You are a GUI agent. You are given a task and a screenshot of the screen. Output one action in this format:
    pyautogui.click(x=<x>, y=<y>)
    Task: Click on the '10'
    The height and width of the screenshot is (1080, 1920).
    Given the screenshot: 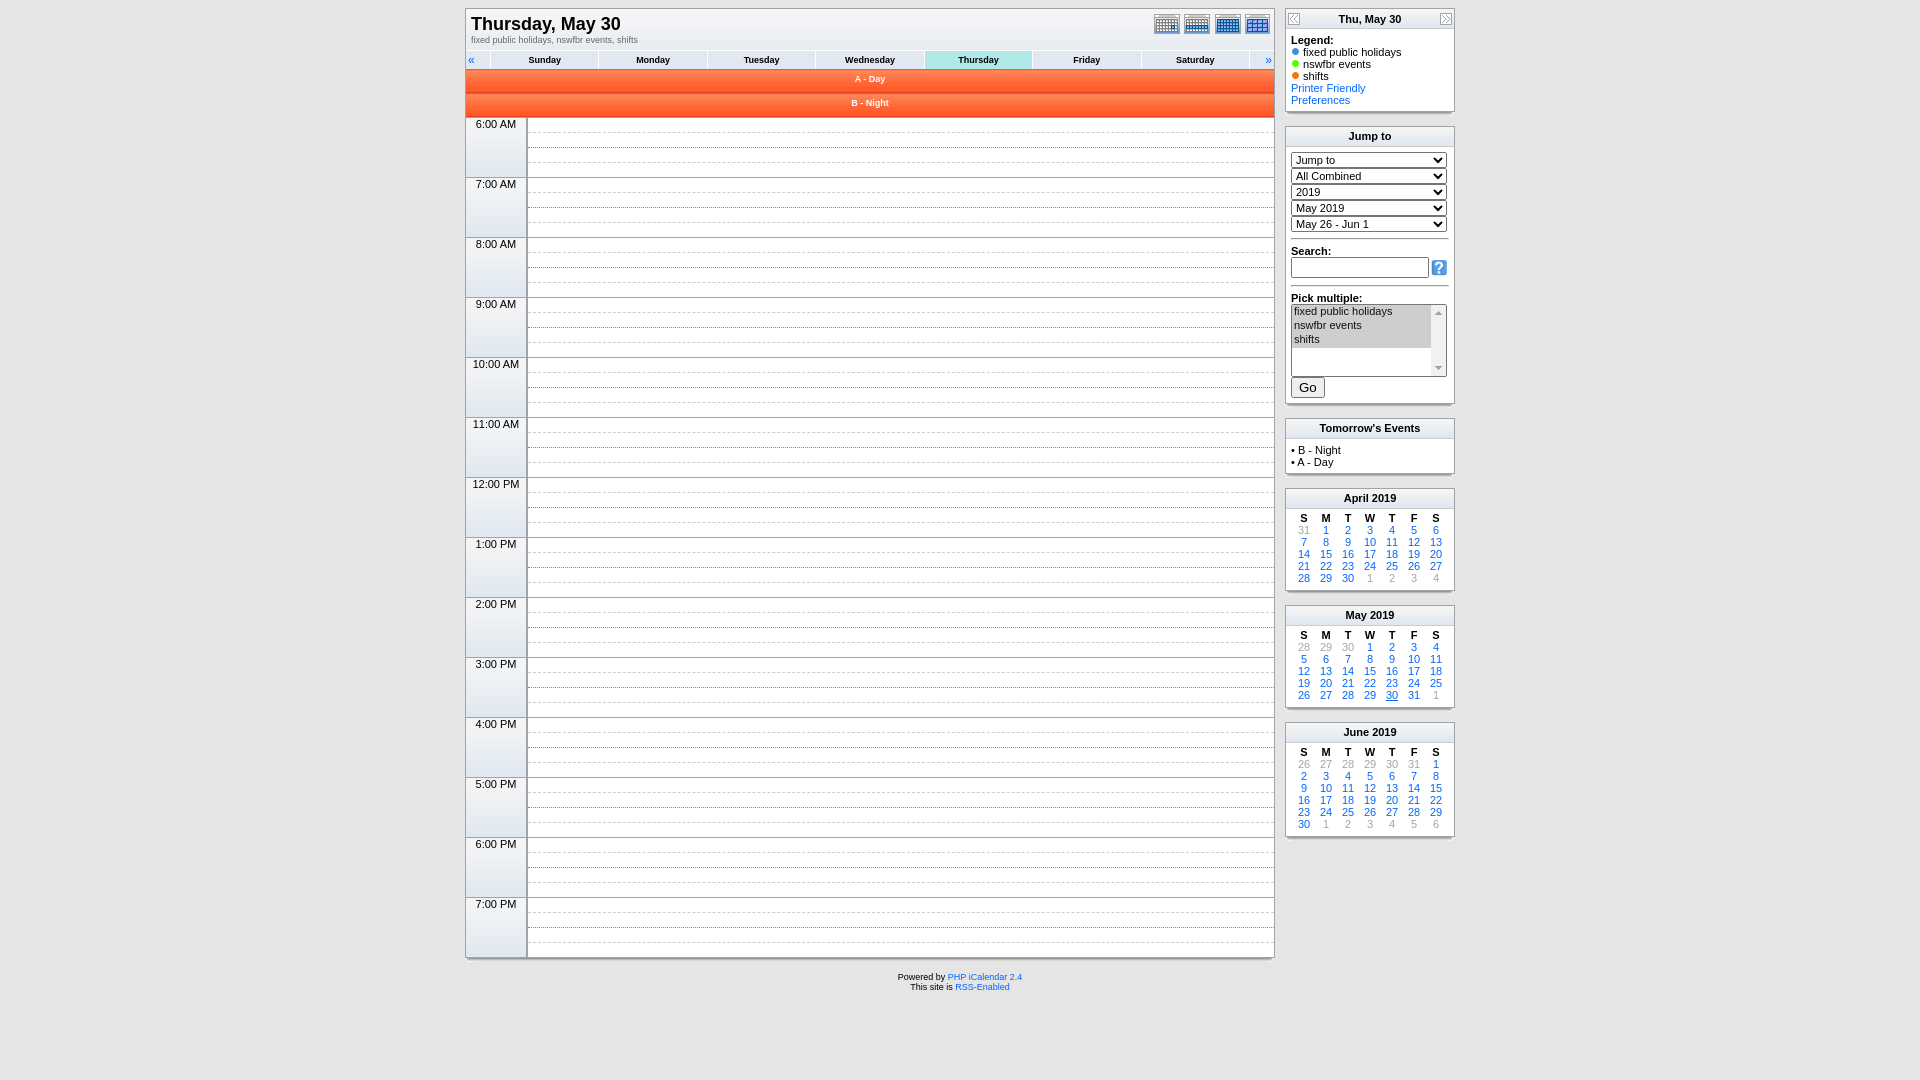 What is the action you would take?
    pyautogui.click(x=1368, y=542)
    